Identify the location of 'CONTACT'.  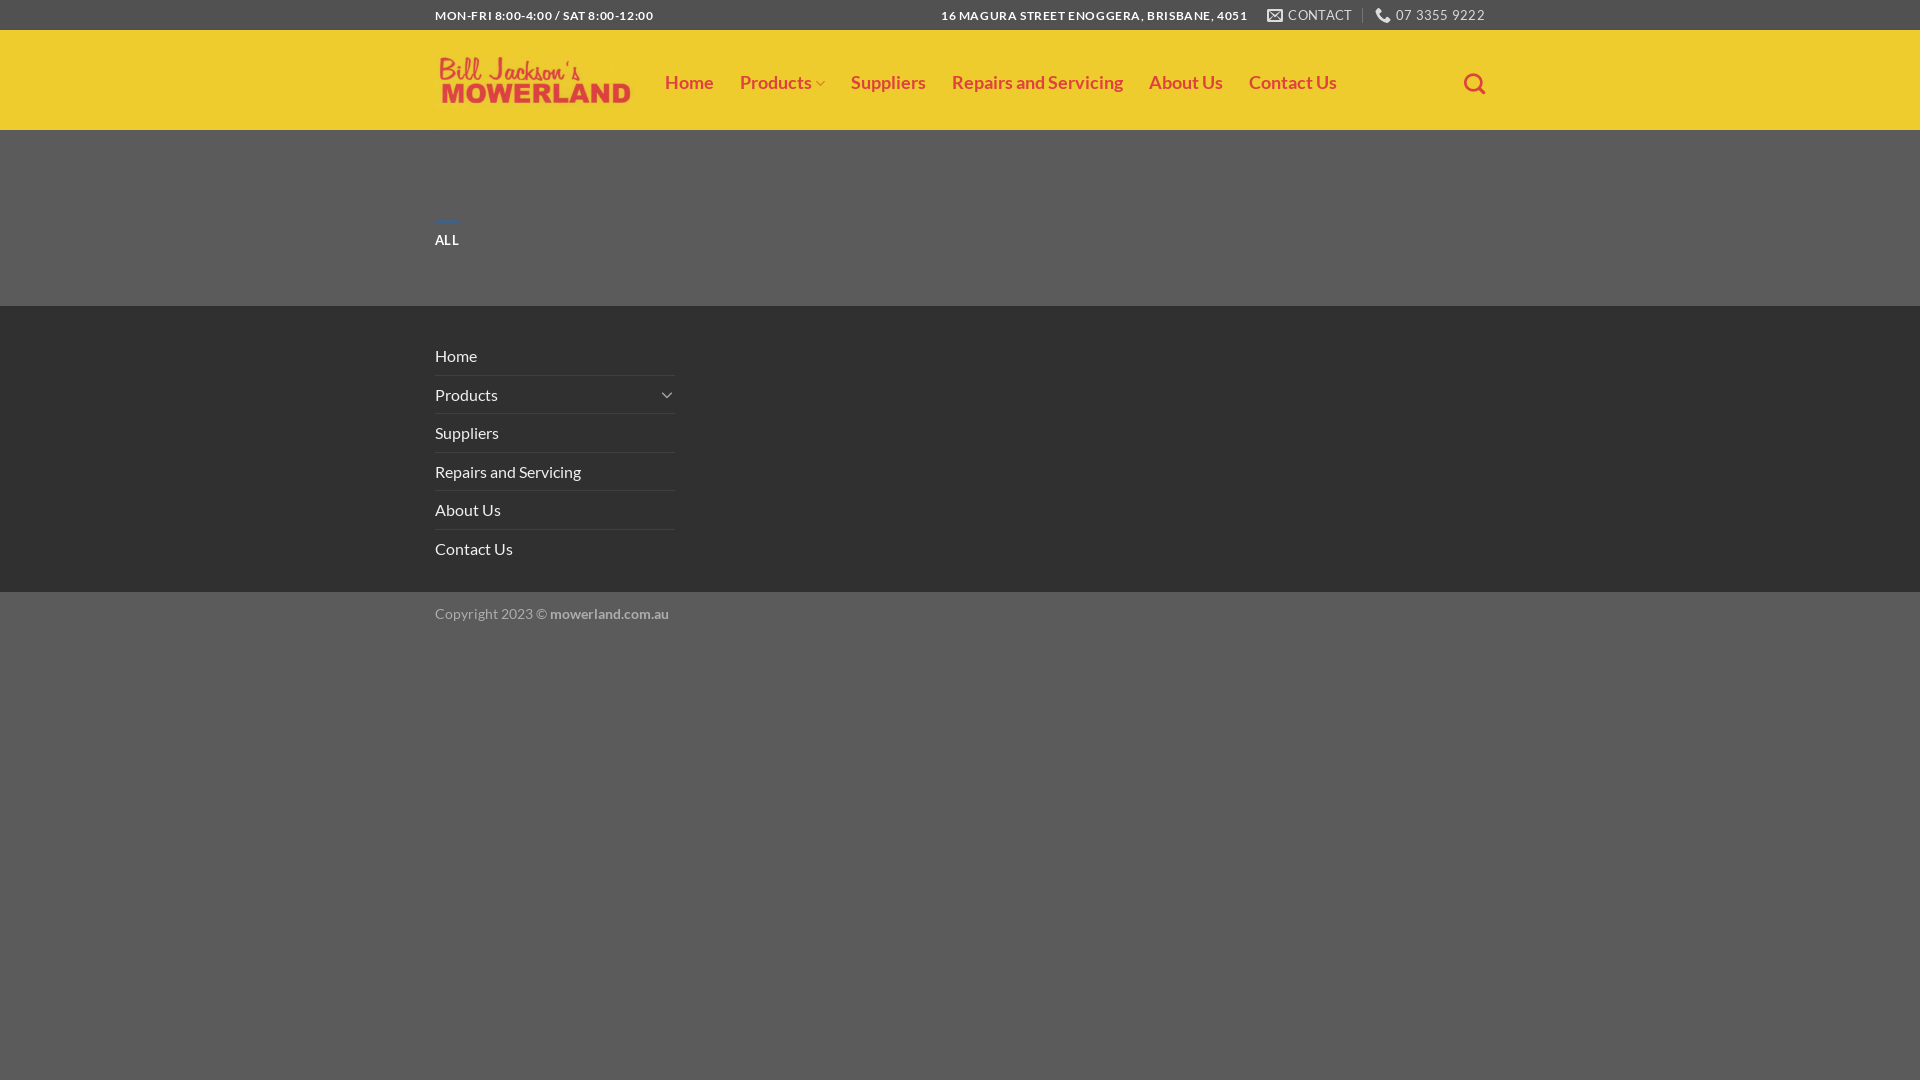
(1309, 15).